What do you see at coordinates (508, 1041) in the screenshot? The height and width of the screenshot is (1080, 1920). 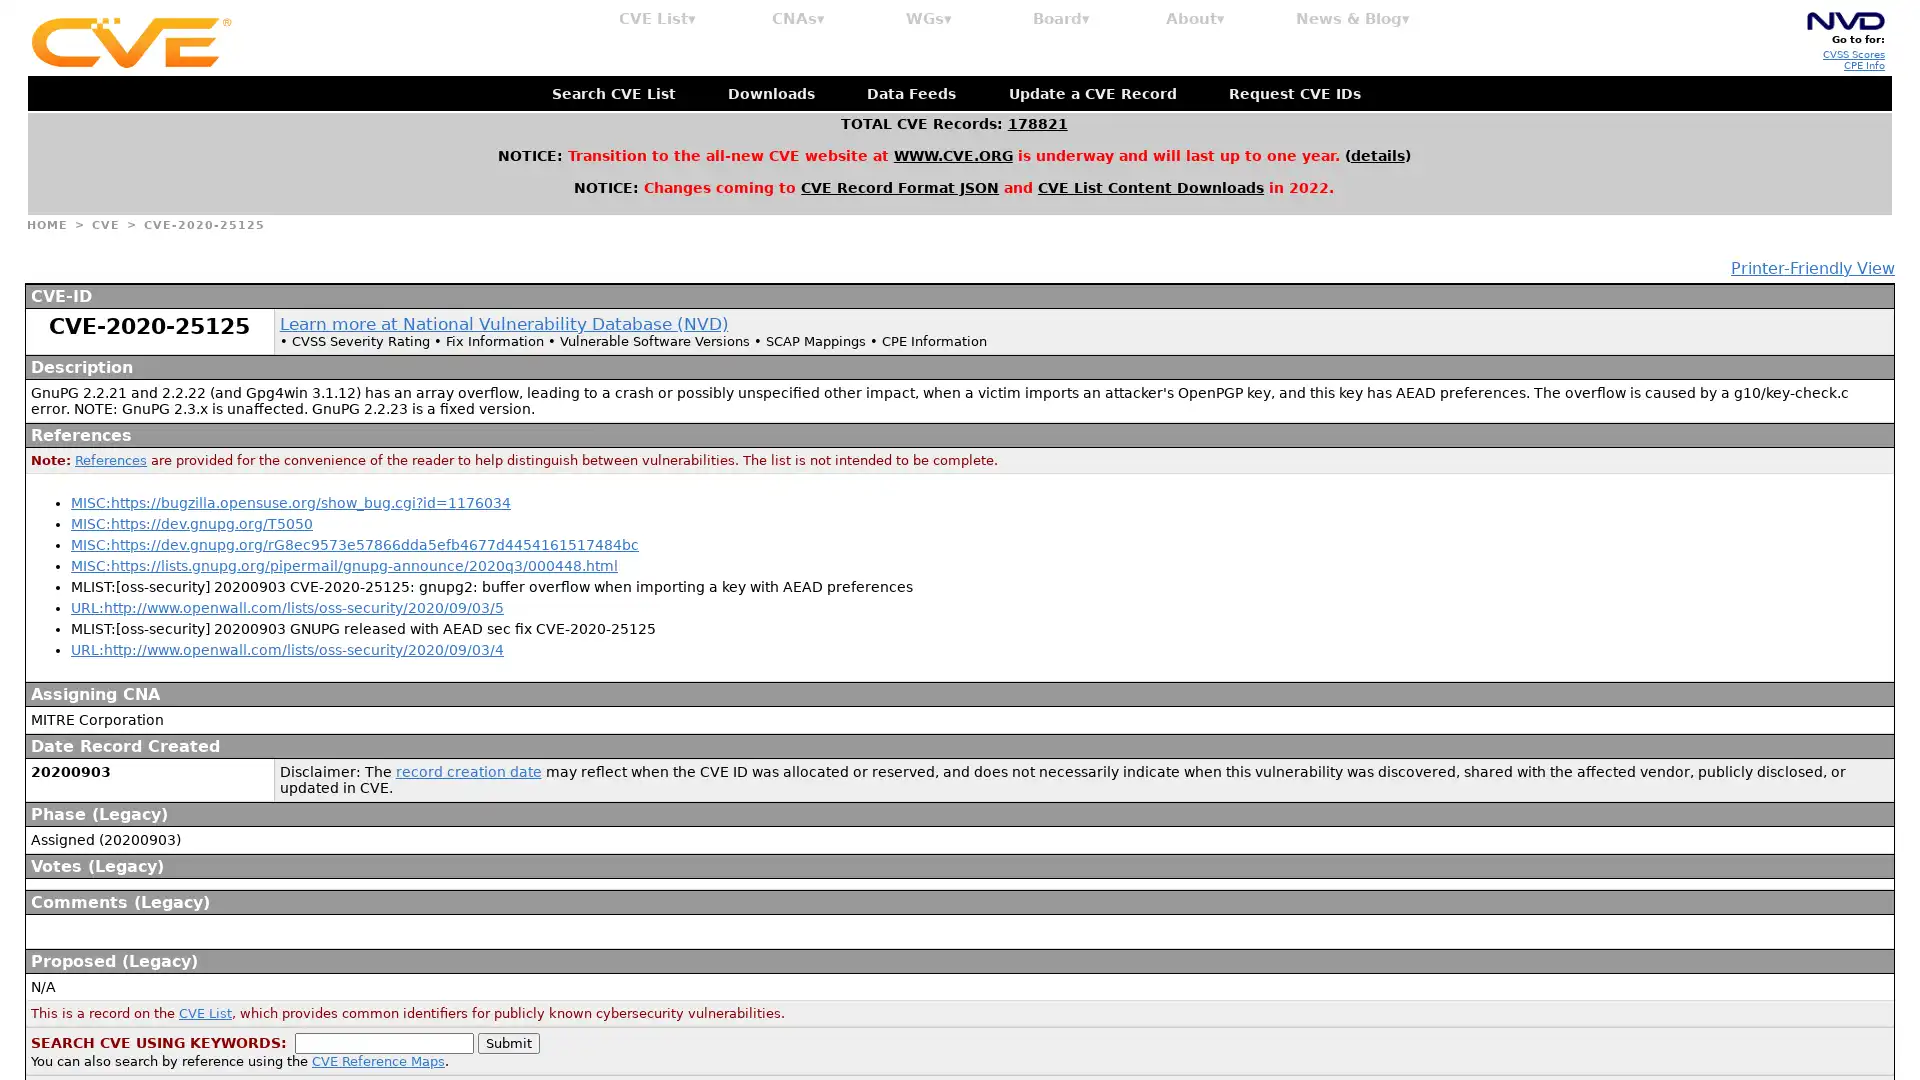 I see `Submit` at bounding box center [508, 1041].